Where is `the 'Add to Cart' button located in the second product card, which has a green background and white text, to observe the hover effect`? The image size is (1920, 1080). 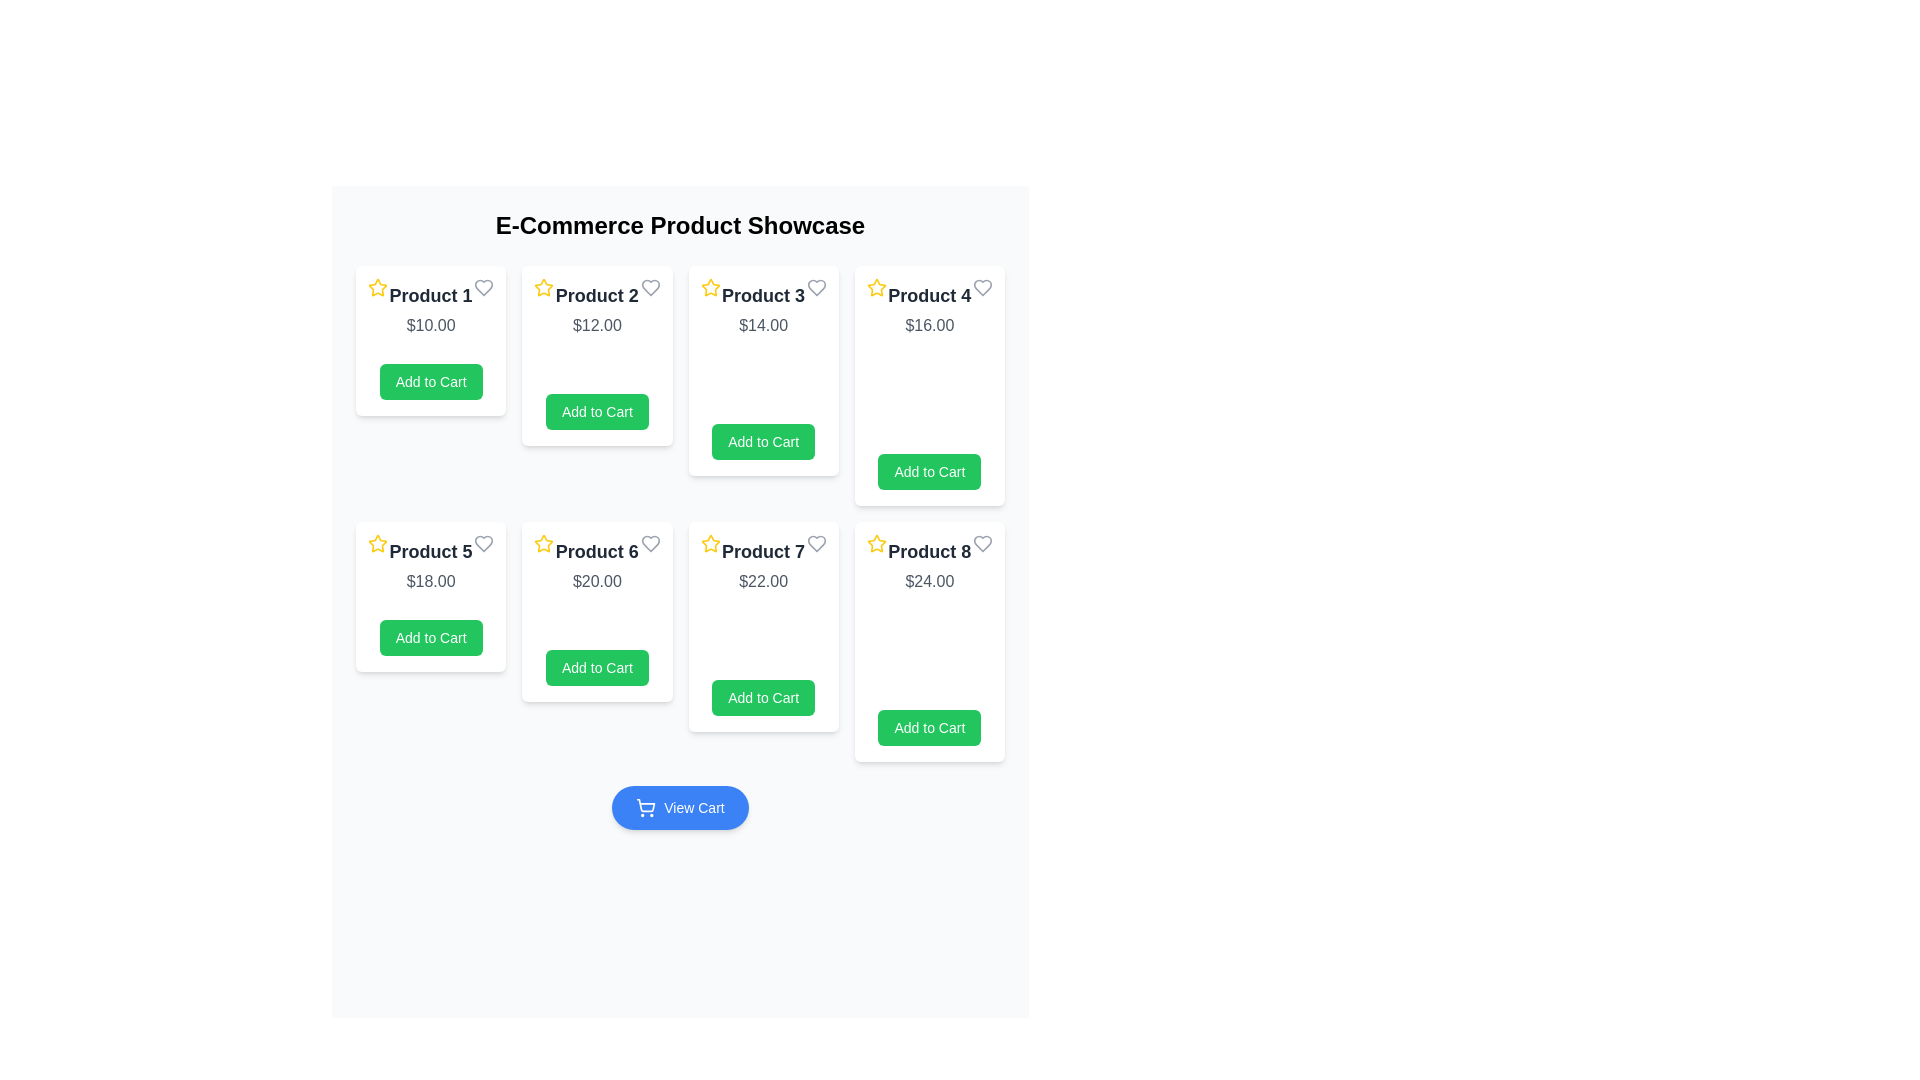
the 'Add to Cart' button located in the second product card, which has a green background and white text, to observe the hover effect is located at coordinates (596, 411).